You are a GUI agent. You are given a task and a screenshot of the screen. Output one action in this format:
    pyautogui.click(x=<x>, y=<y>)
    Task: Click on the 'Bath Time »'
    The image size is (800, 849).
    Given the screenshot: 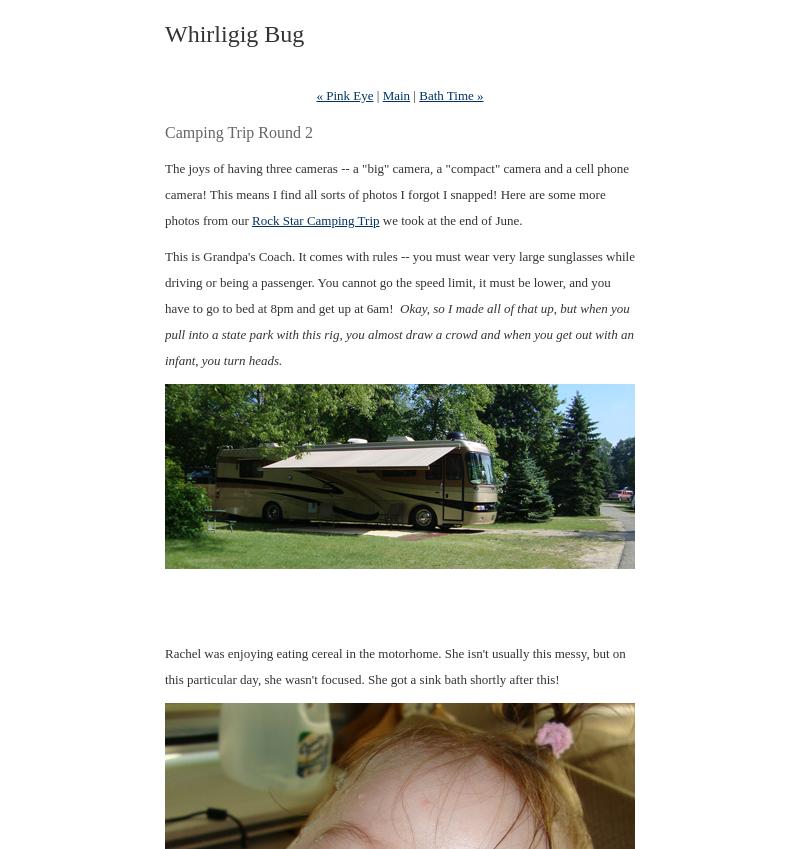 What is the action you would take?
    pyautogui.click(x=449, y=94)
    